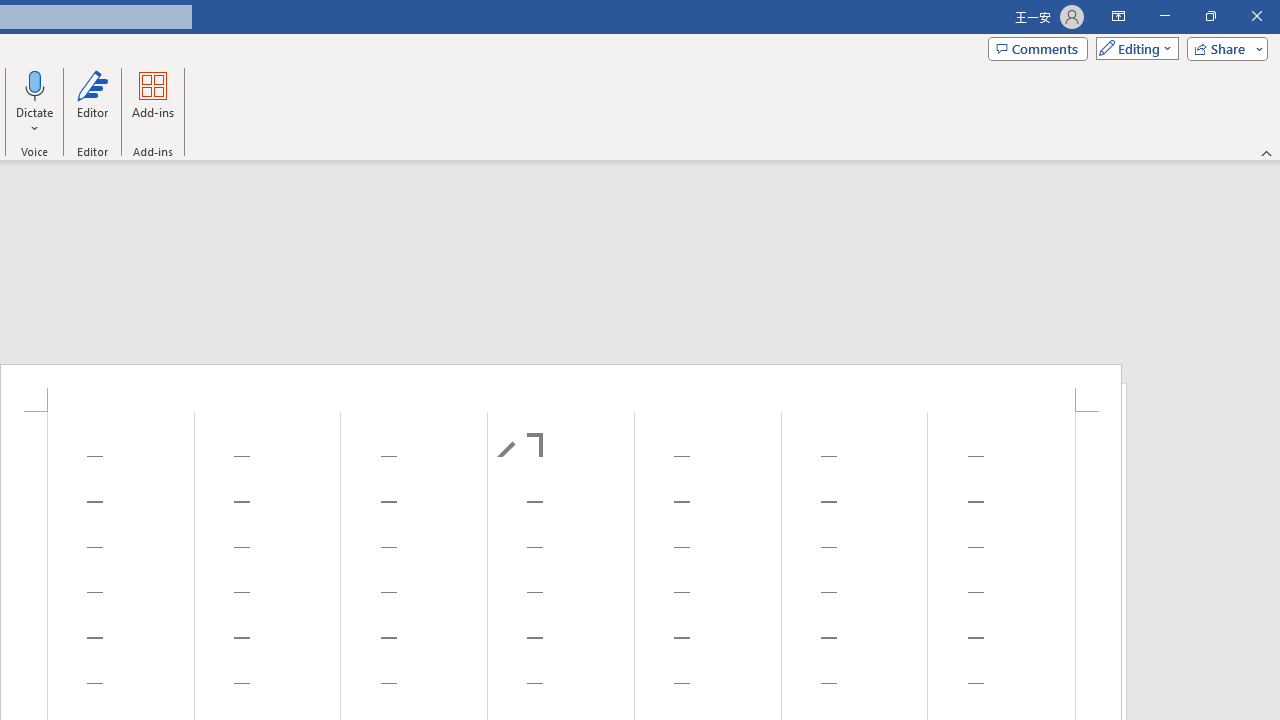 Image resolution: width=1280 pixels, height=720 pixels. What do you see at coordinates (91, 103) in the screenshot?
I see `'Editor'` at bounding box center [91, 103].